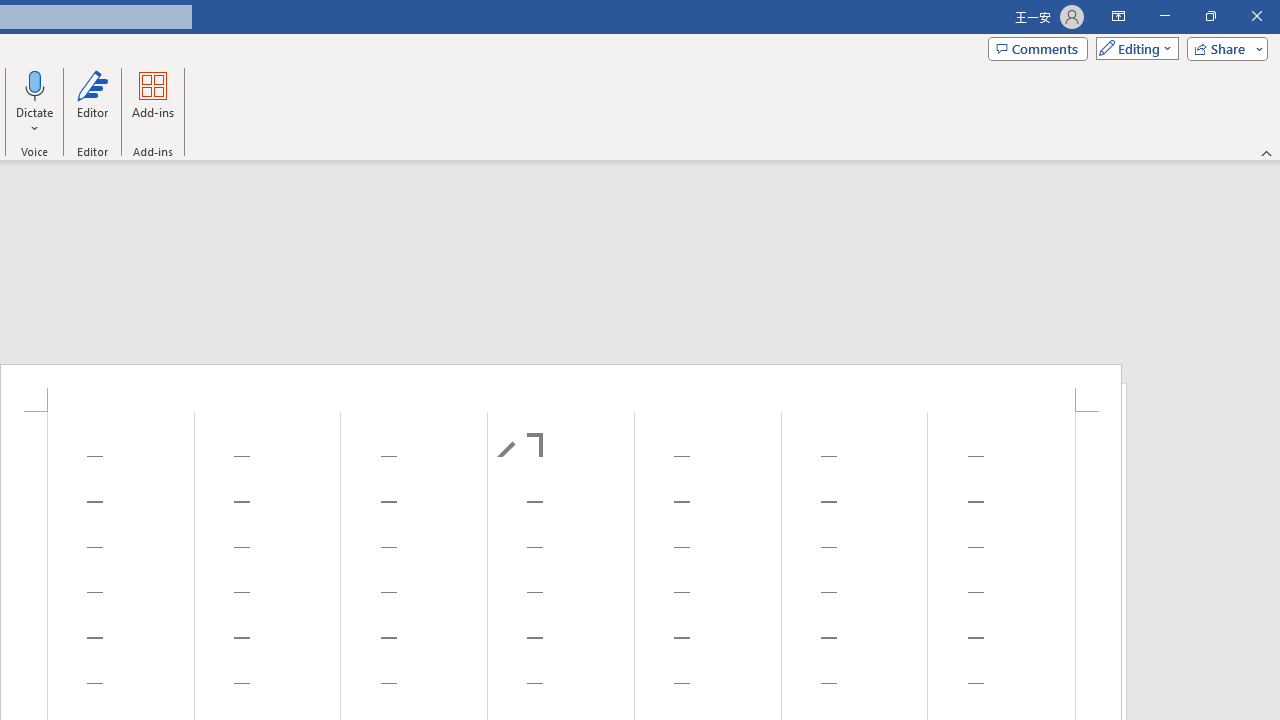 Image resolution: width=1280 pixels, height=720 pixels. What do you see at coordinates (91, 103) in the screenshot?
I see `'Editor'` at bounding box center [91, 103].